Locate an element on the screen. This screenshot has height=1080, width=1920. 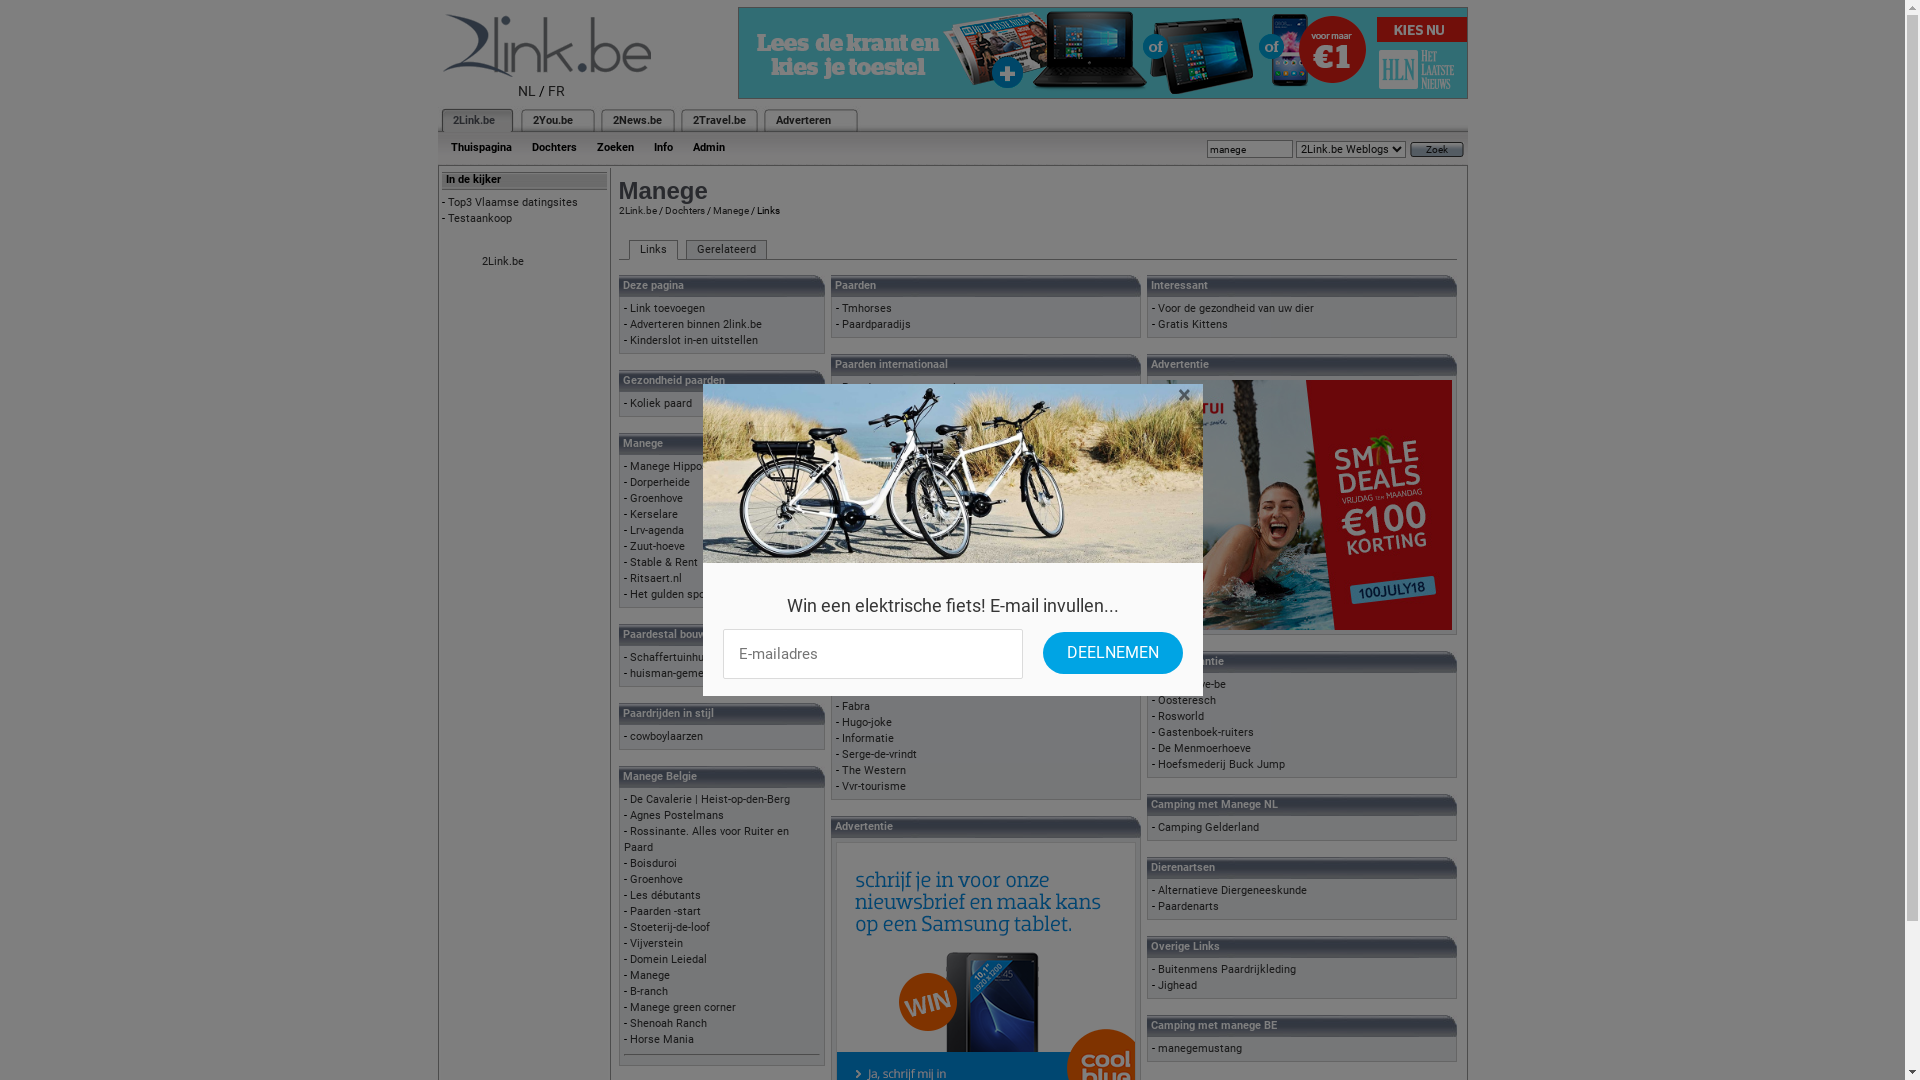
'Gratis Kittens' is located at coordinates (1193, 323).